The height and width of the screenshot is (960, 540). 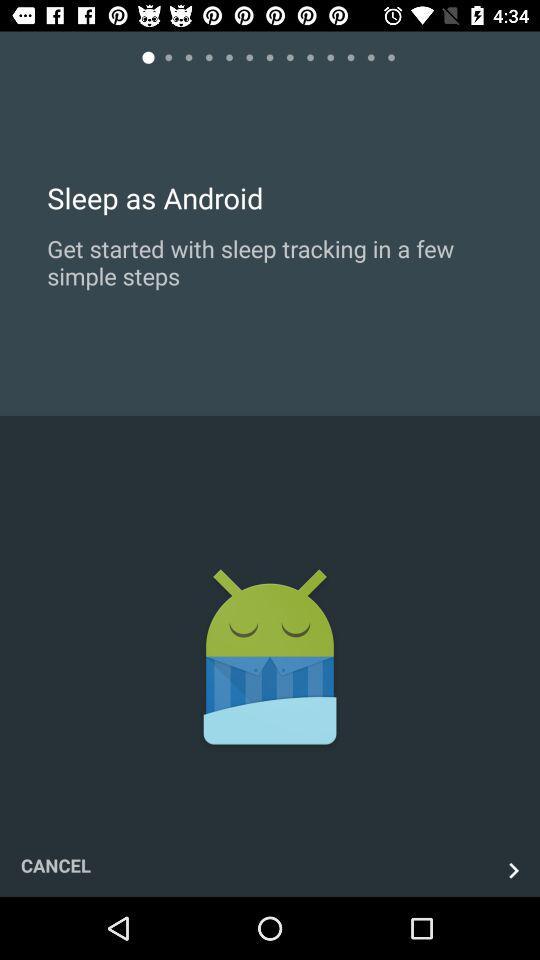 I want to click on the next button, so click(x=513, y=869).